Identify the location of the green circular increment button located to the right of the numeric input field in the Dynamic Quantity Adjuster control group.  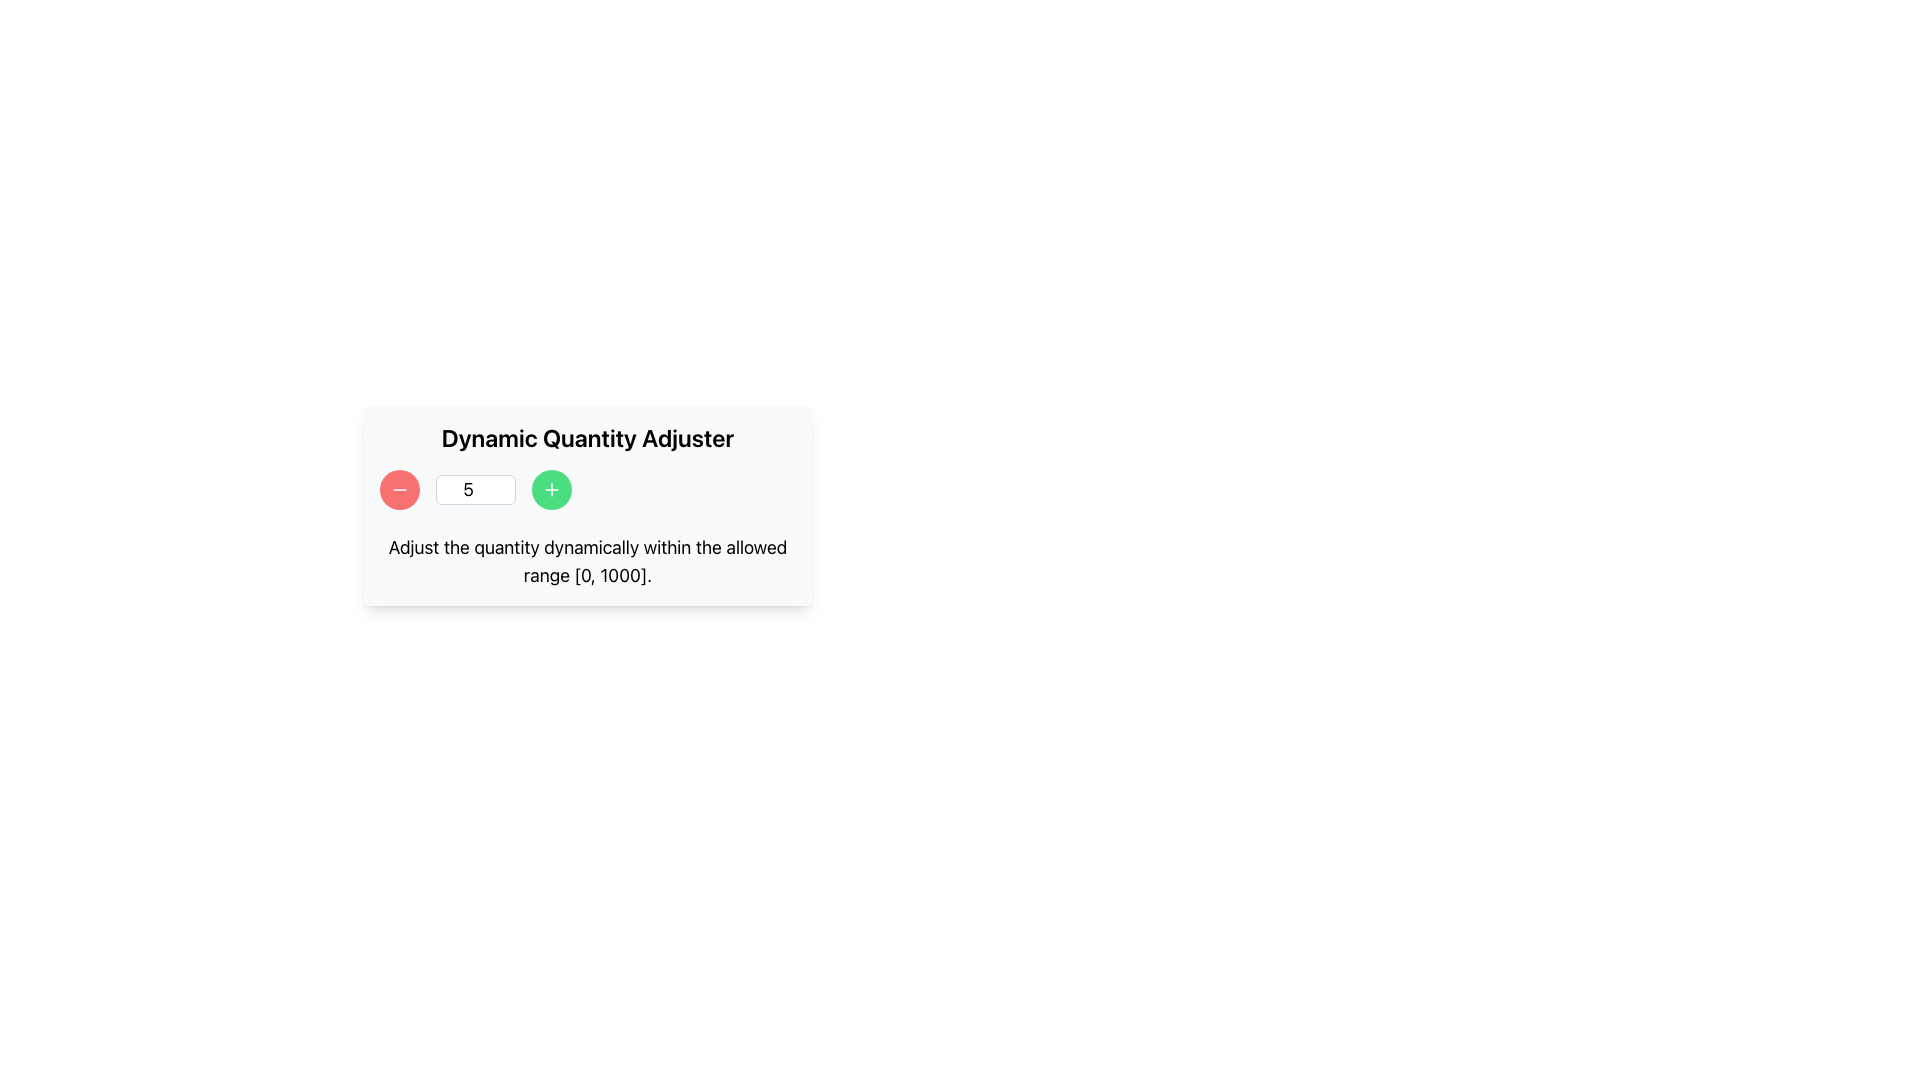
(587, 489).